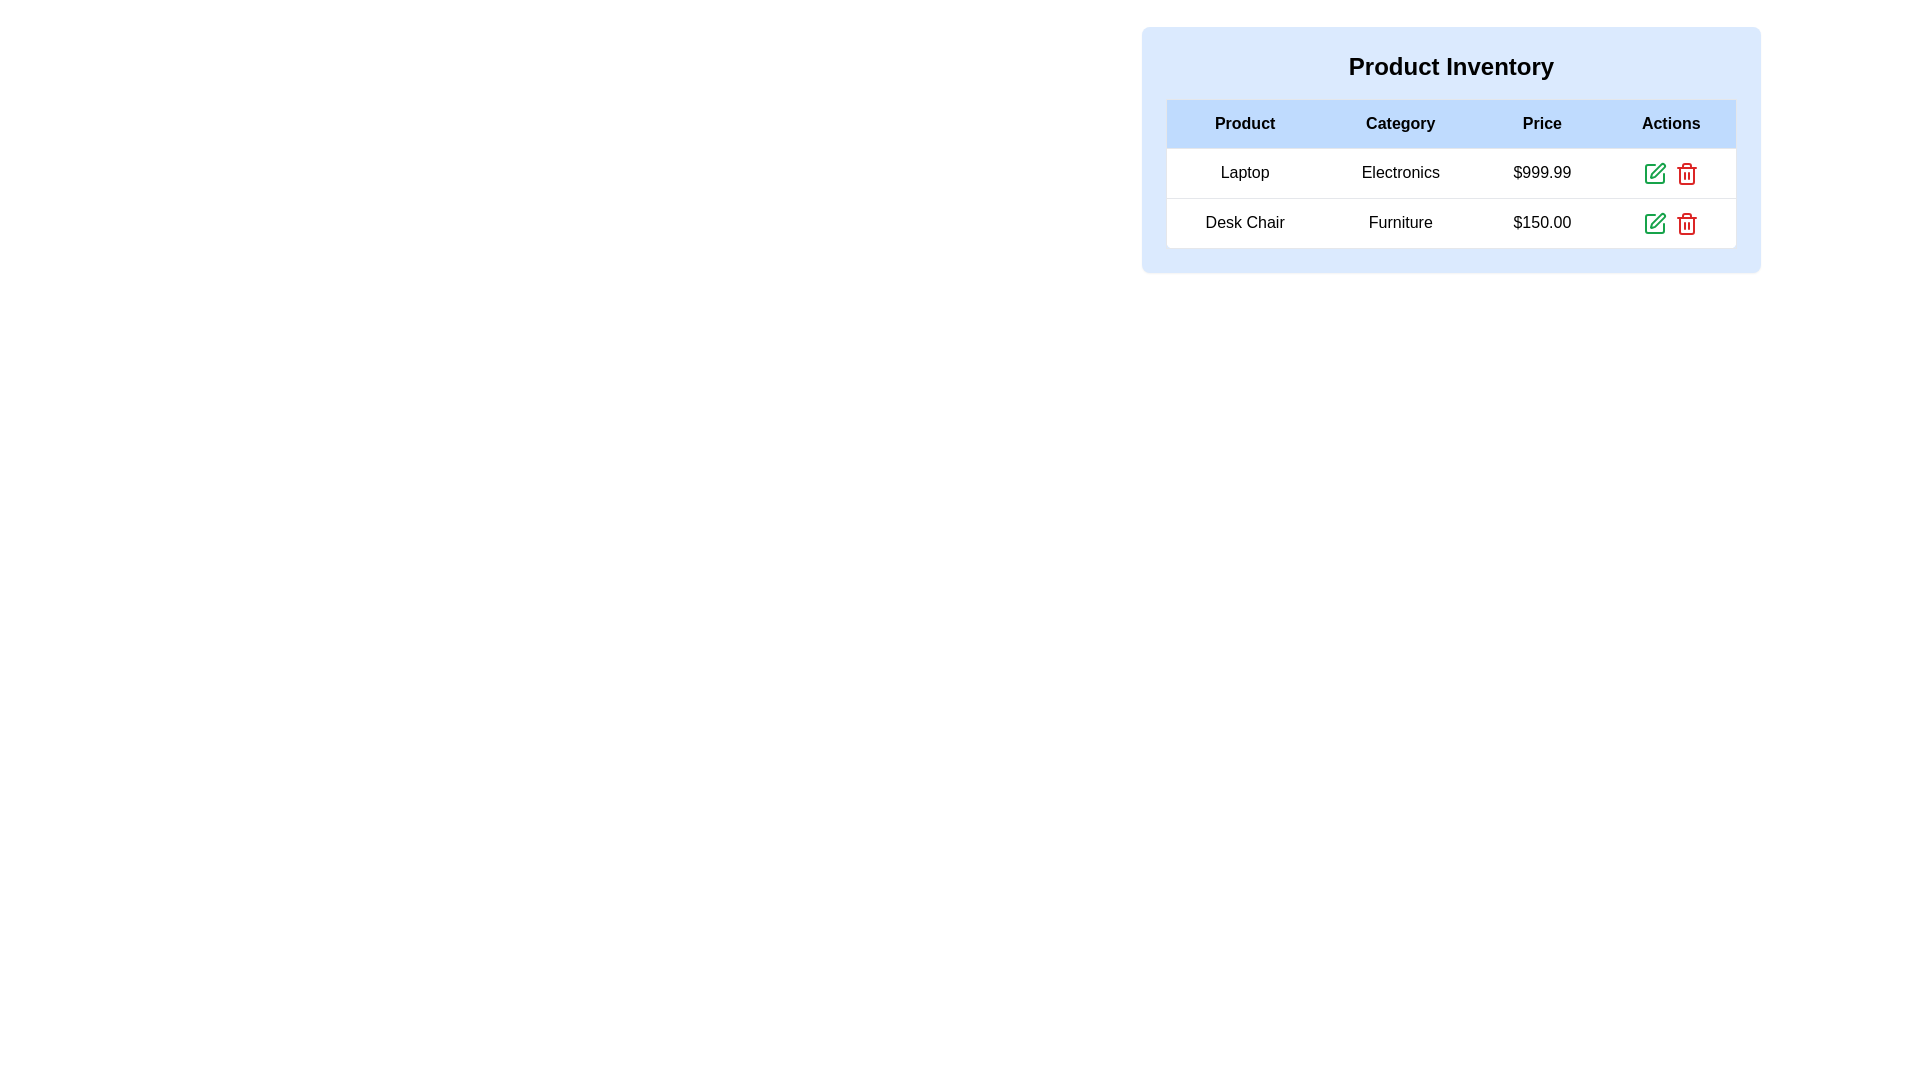  Describe the element at coordinates (1541, 223) in the screenshot. I see `the price label displaying the price information for the item 'Desk Chair' in the second row of the table under the 'Price' column` at that location.